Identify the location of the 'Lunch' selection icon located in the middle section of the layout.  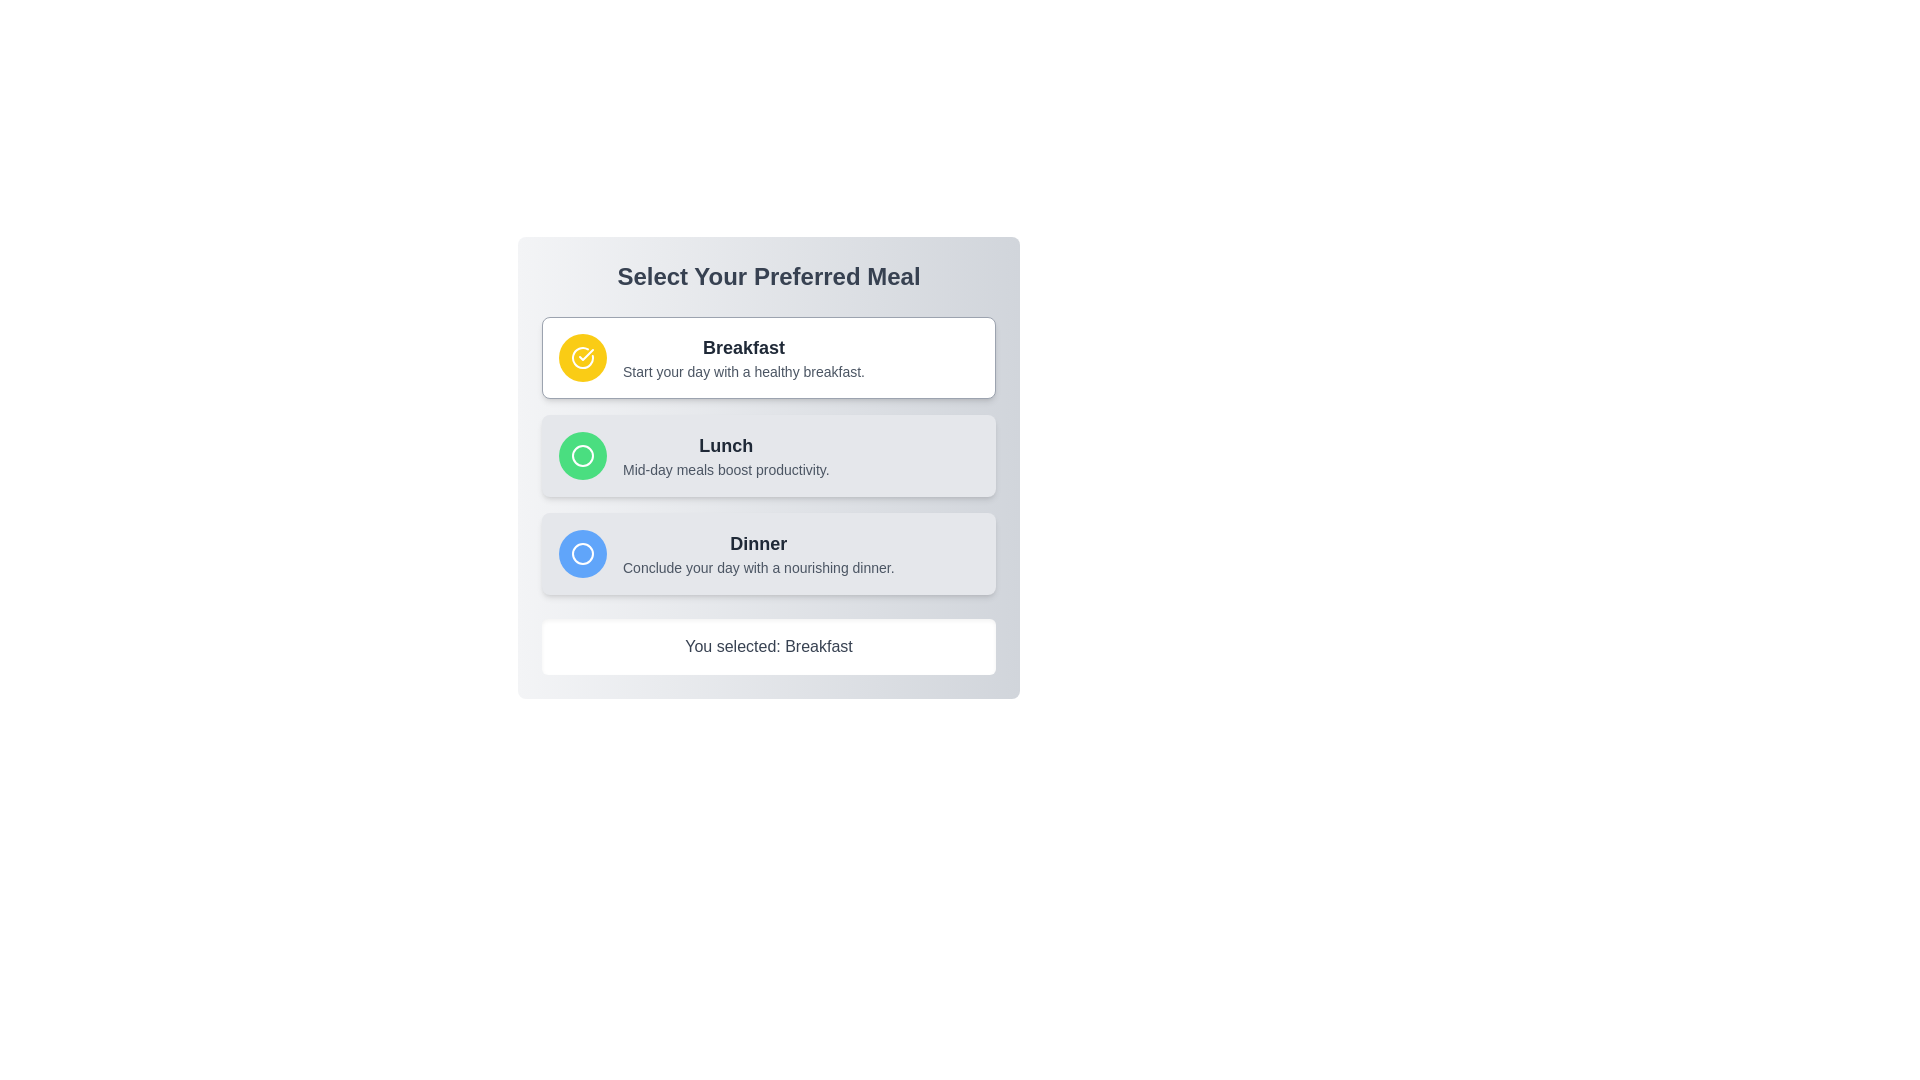
(581, 455).